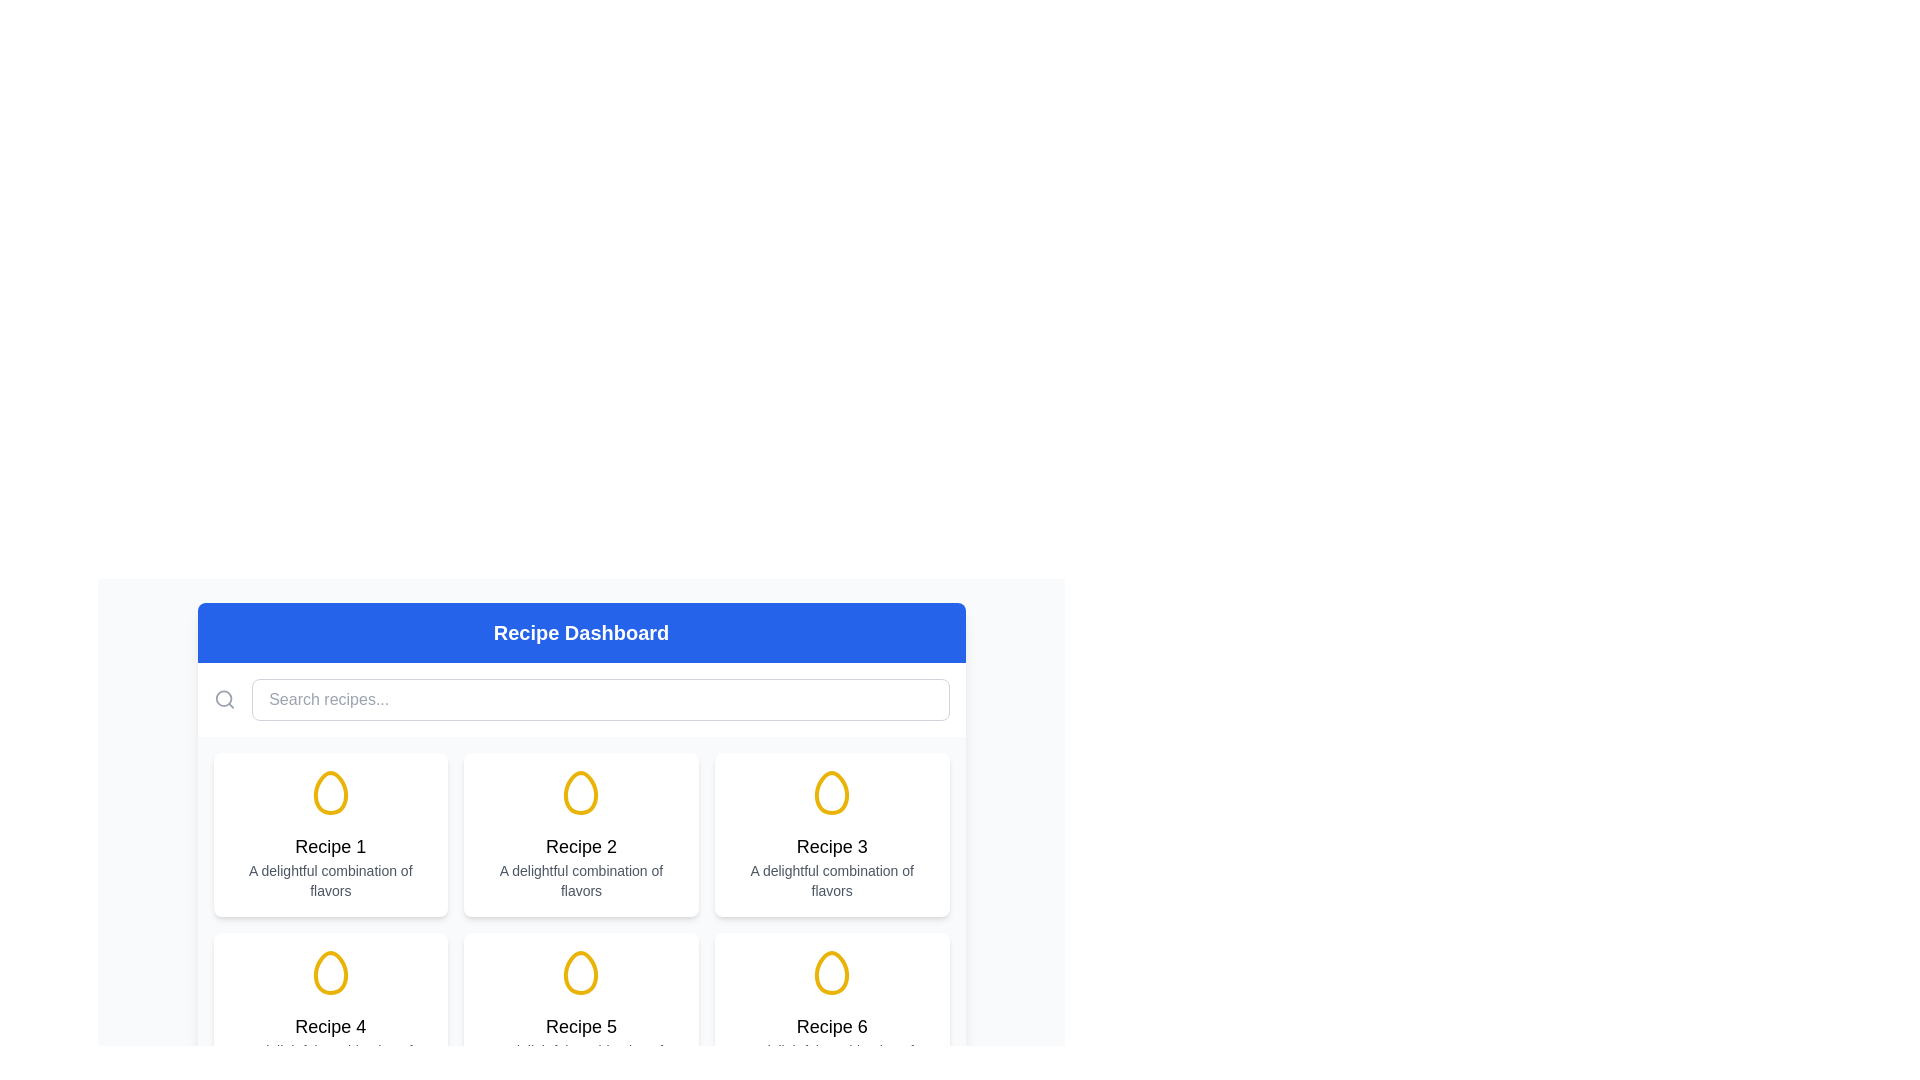 The height and width of the screenshot is (1080, 1920). I want to click on the text label that provides additional information about 'Recipe 3', located at the bottom section of the card, so click(832, 879).